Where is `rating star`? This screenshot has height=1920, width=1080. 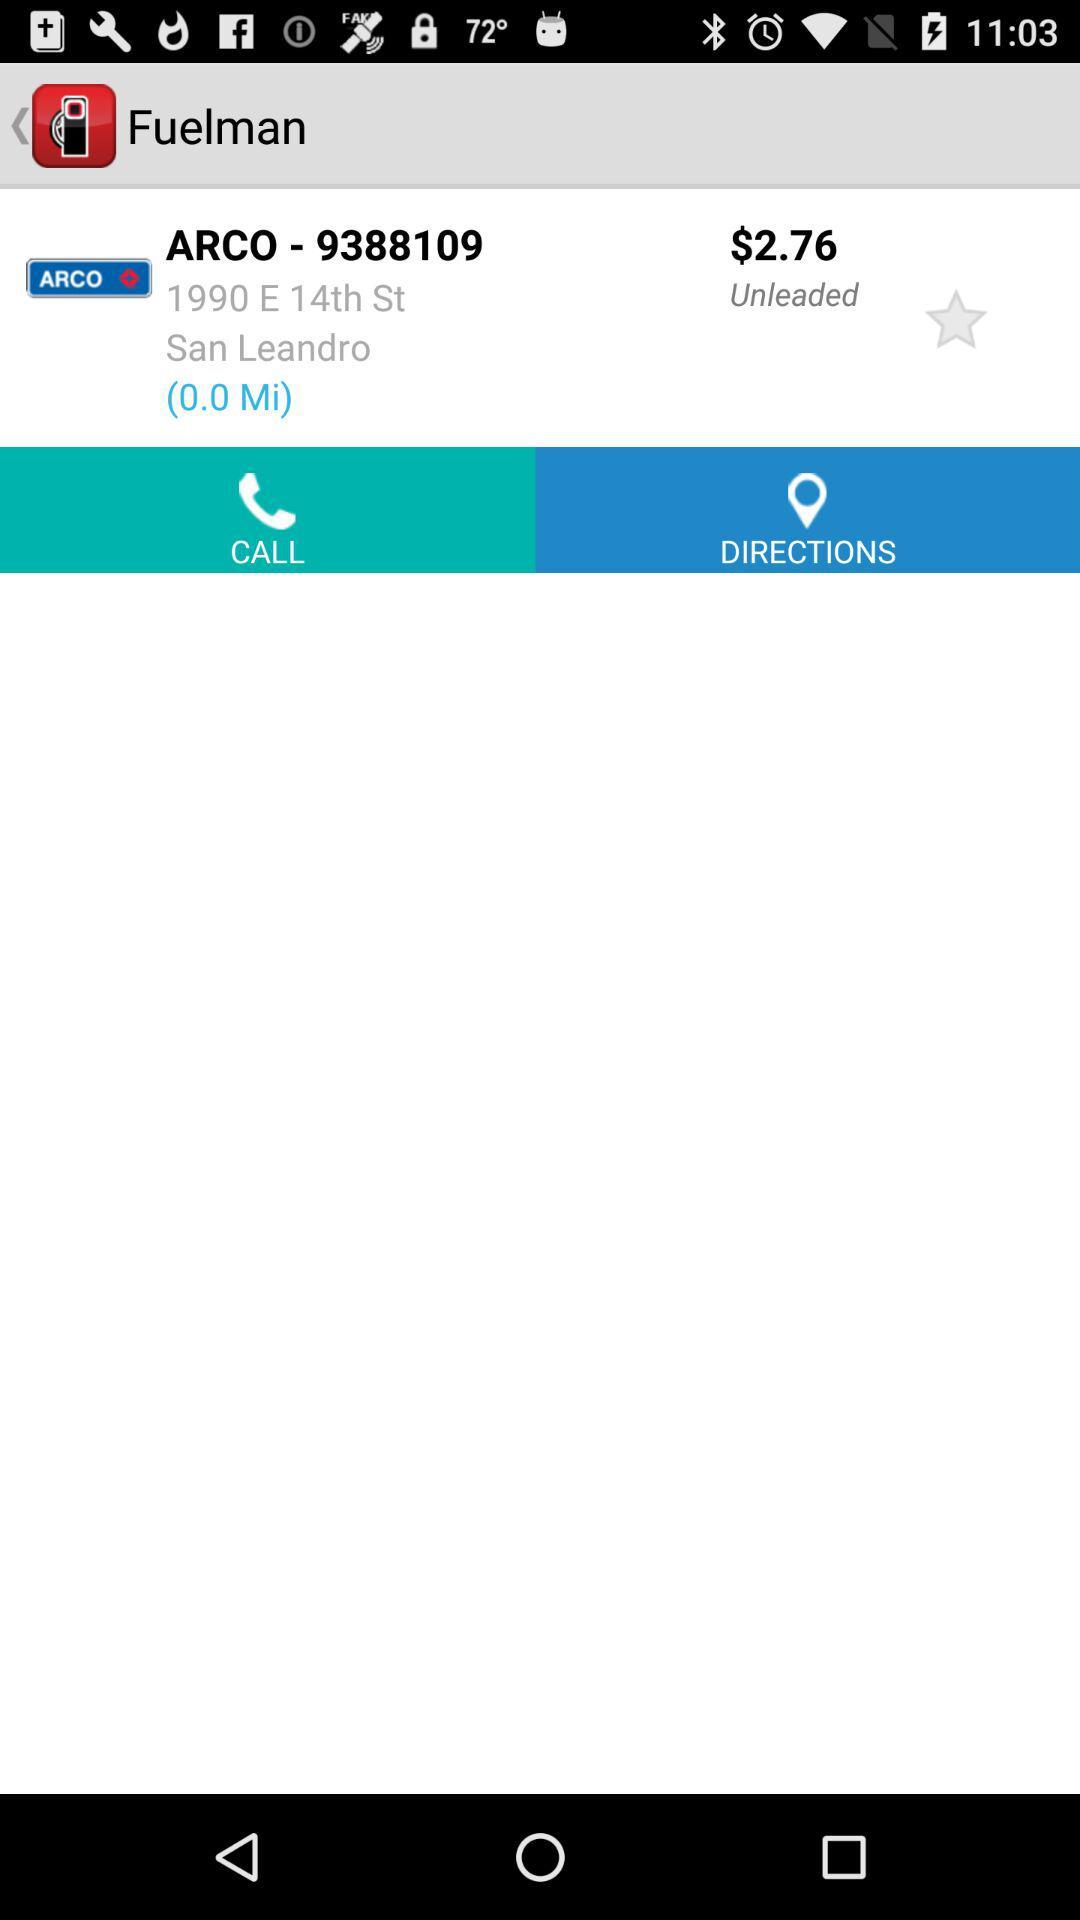
rating star is located at coordinates (955, 316).